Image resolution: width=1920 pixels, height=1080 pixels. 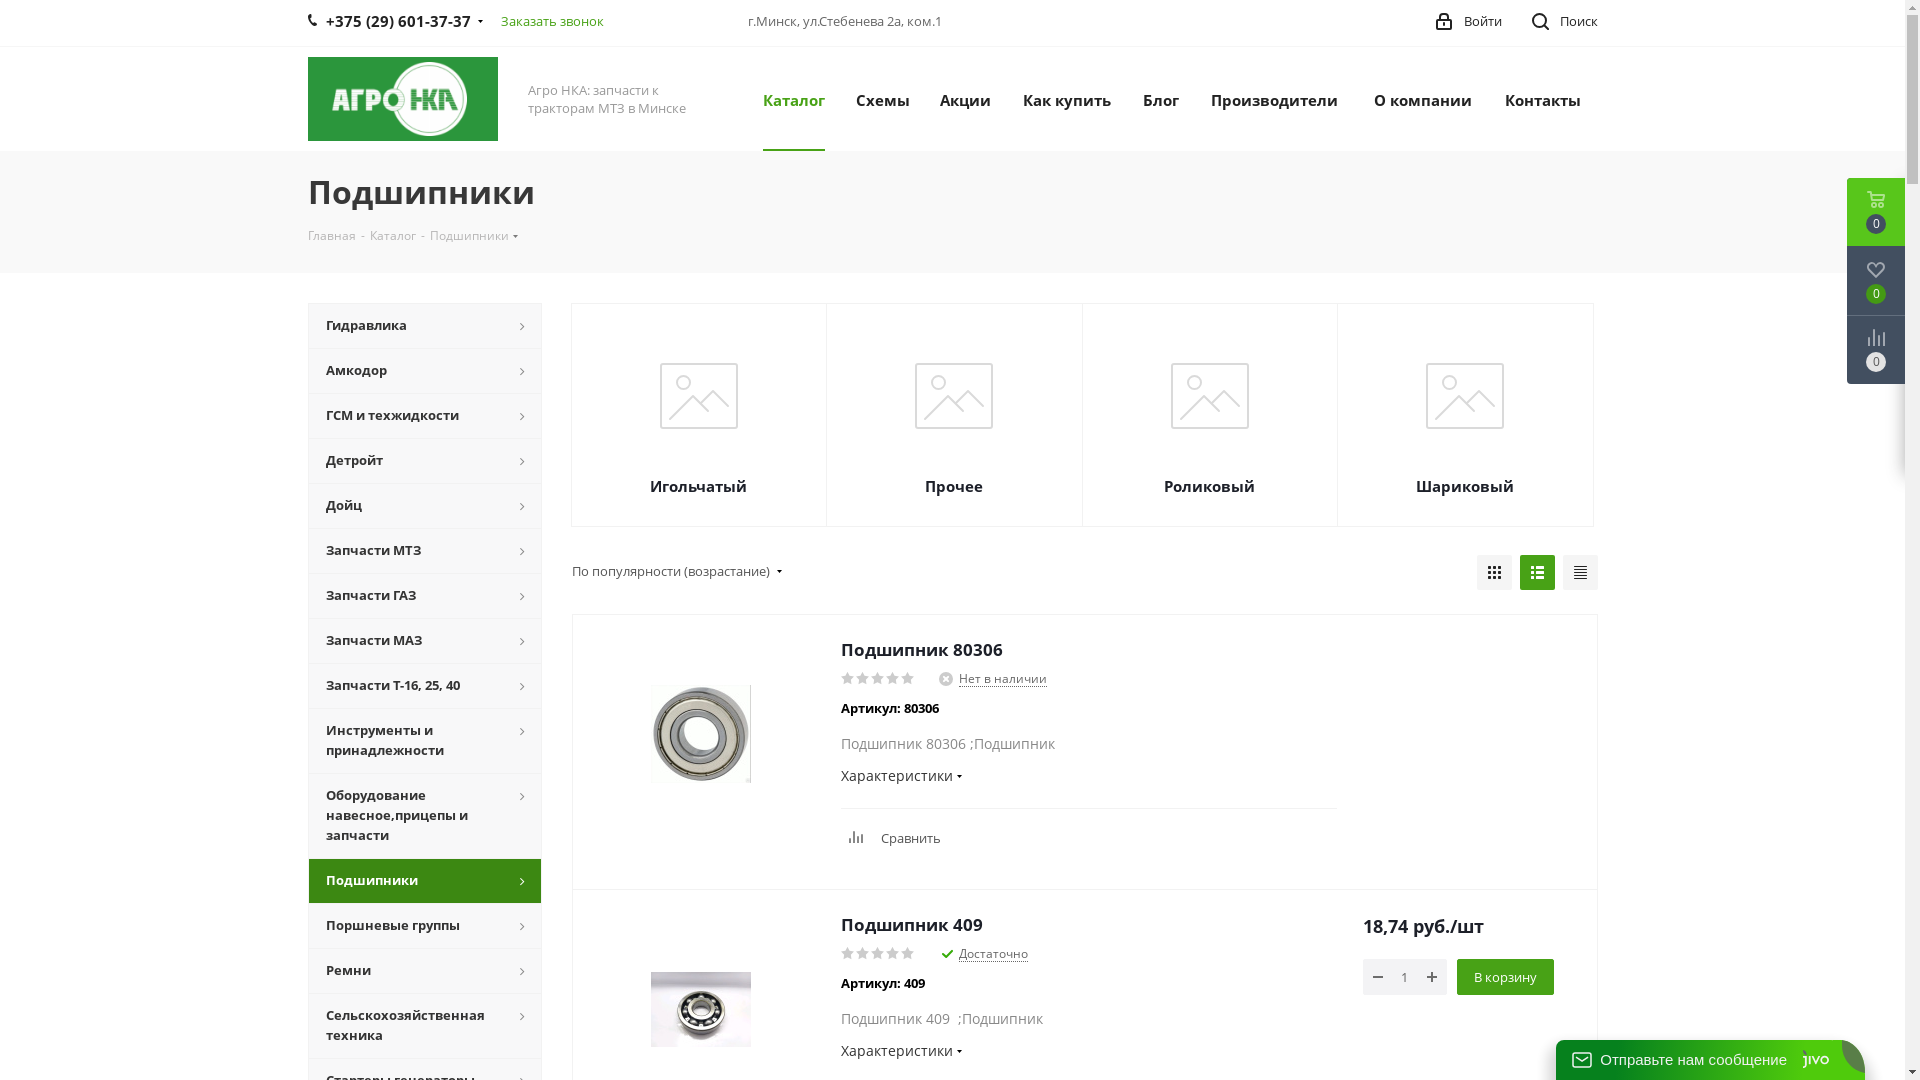 What do you see at coordinates (700, 733) in the screenshot?
I see `'80306'` at bounding box center [700, 733].